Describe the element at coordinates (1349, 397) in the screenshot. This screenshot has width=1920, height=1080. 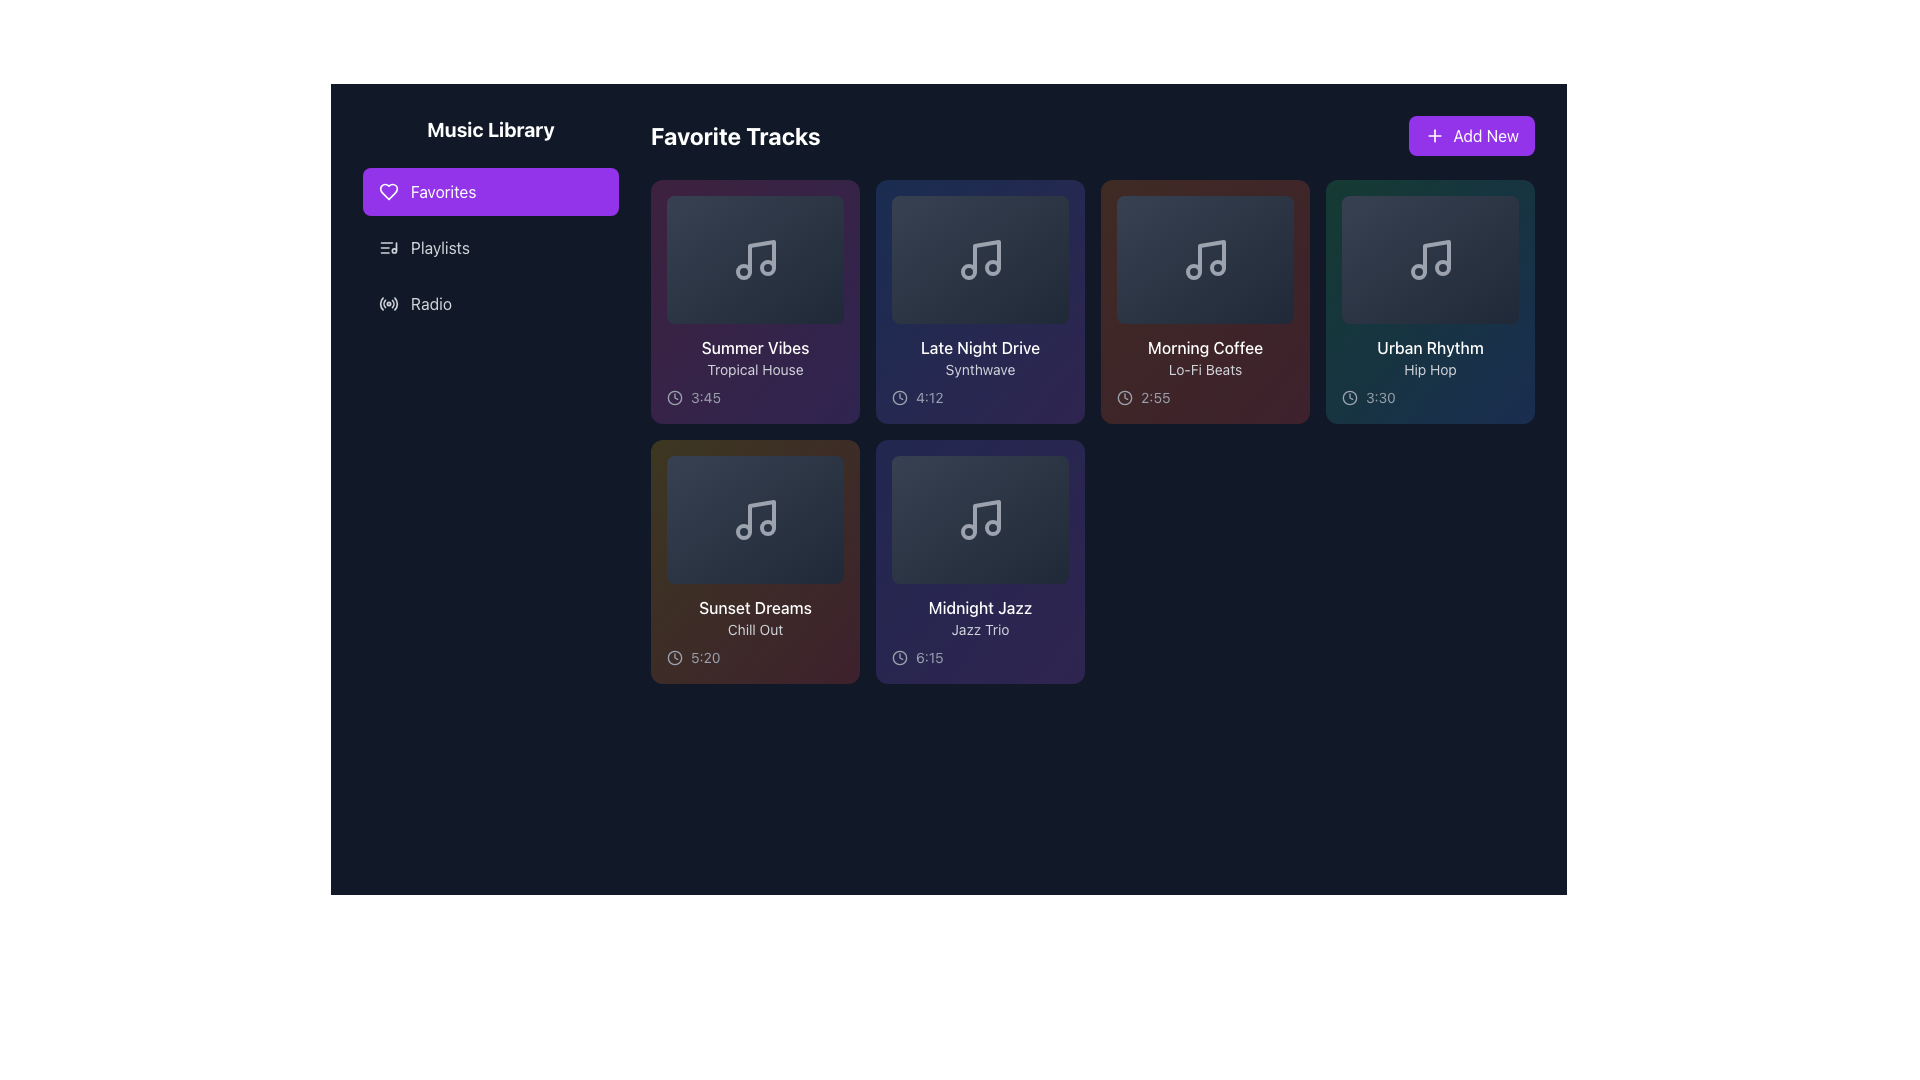
I see `the outer boundary of the clock icon located in the bottom left corner of the 'Urban Rhythm' card in the Favorite Tracks section` at that location.